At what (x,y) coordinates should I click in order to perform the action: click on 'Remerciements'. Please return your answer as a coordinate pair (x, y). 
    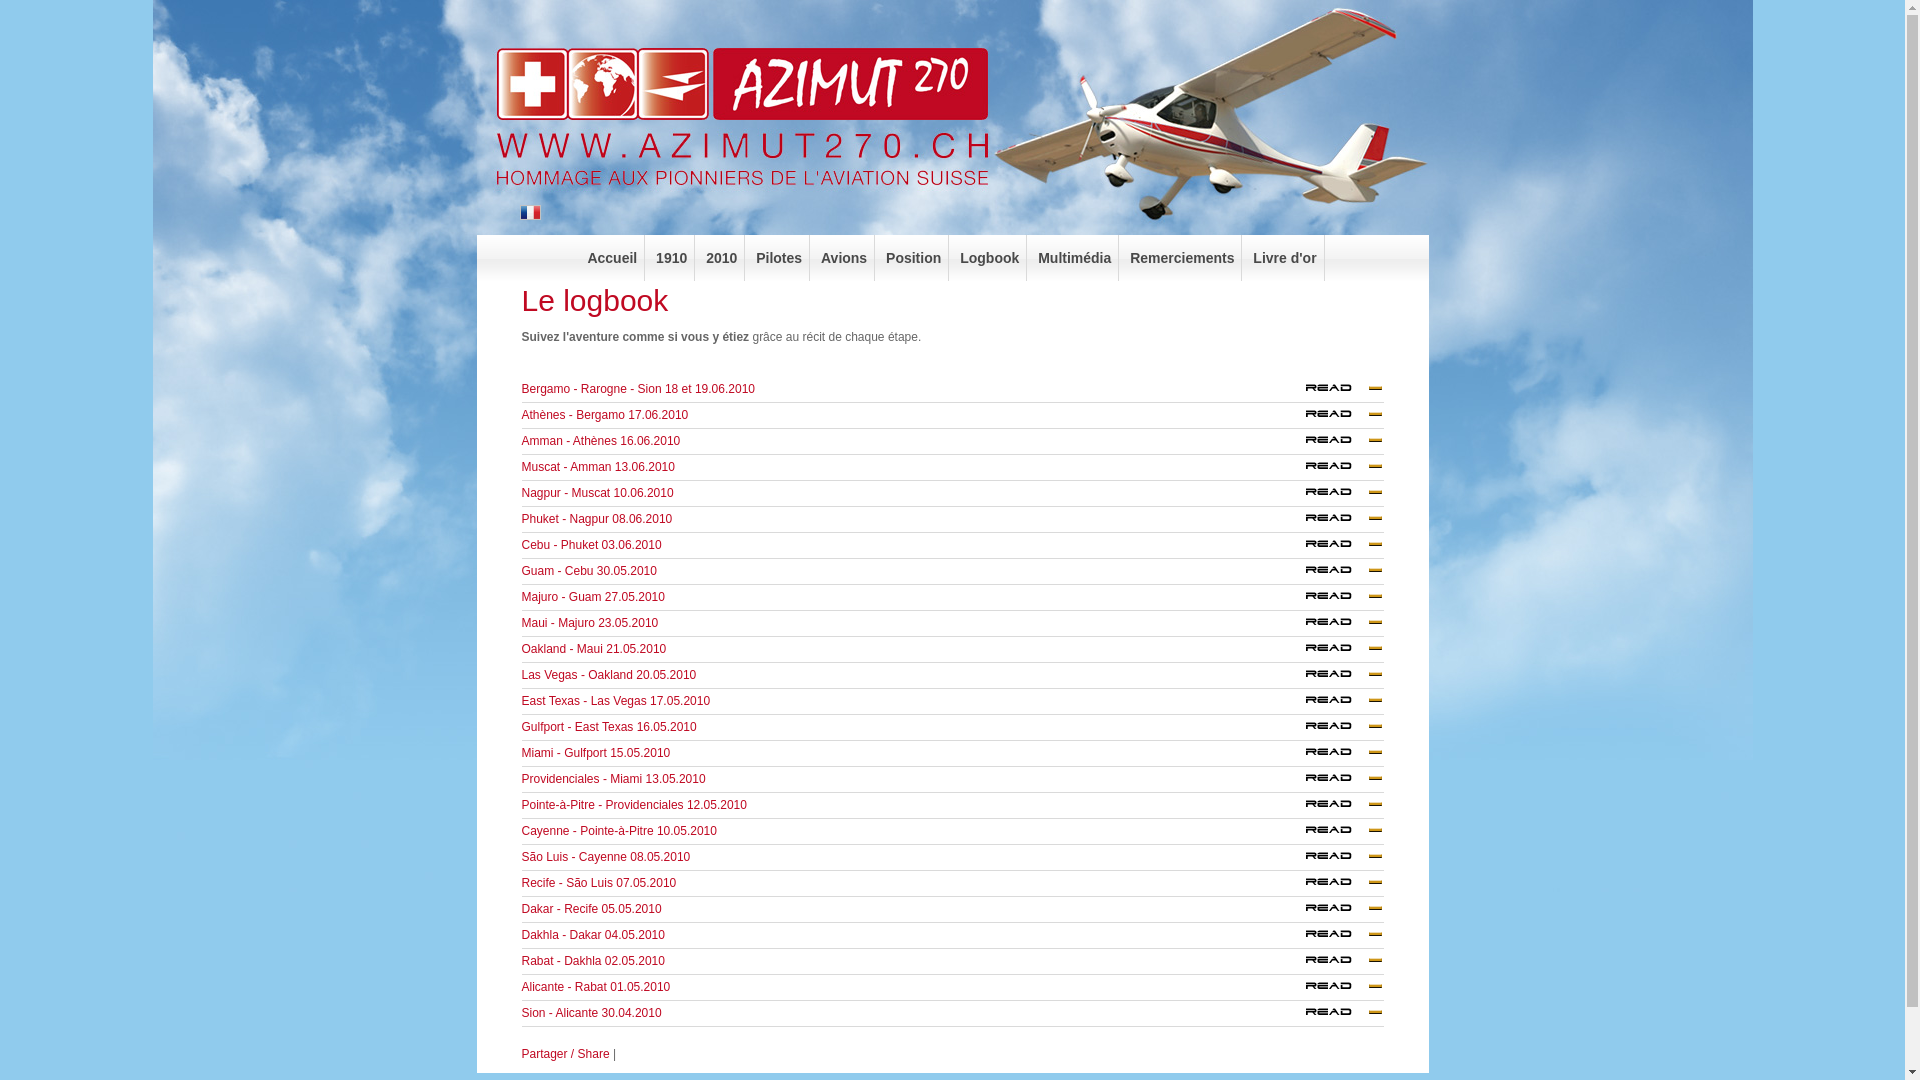
    Looking at the image, I should click on (1182, 257).